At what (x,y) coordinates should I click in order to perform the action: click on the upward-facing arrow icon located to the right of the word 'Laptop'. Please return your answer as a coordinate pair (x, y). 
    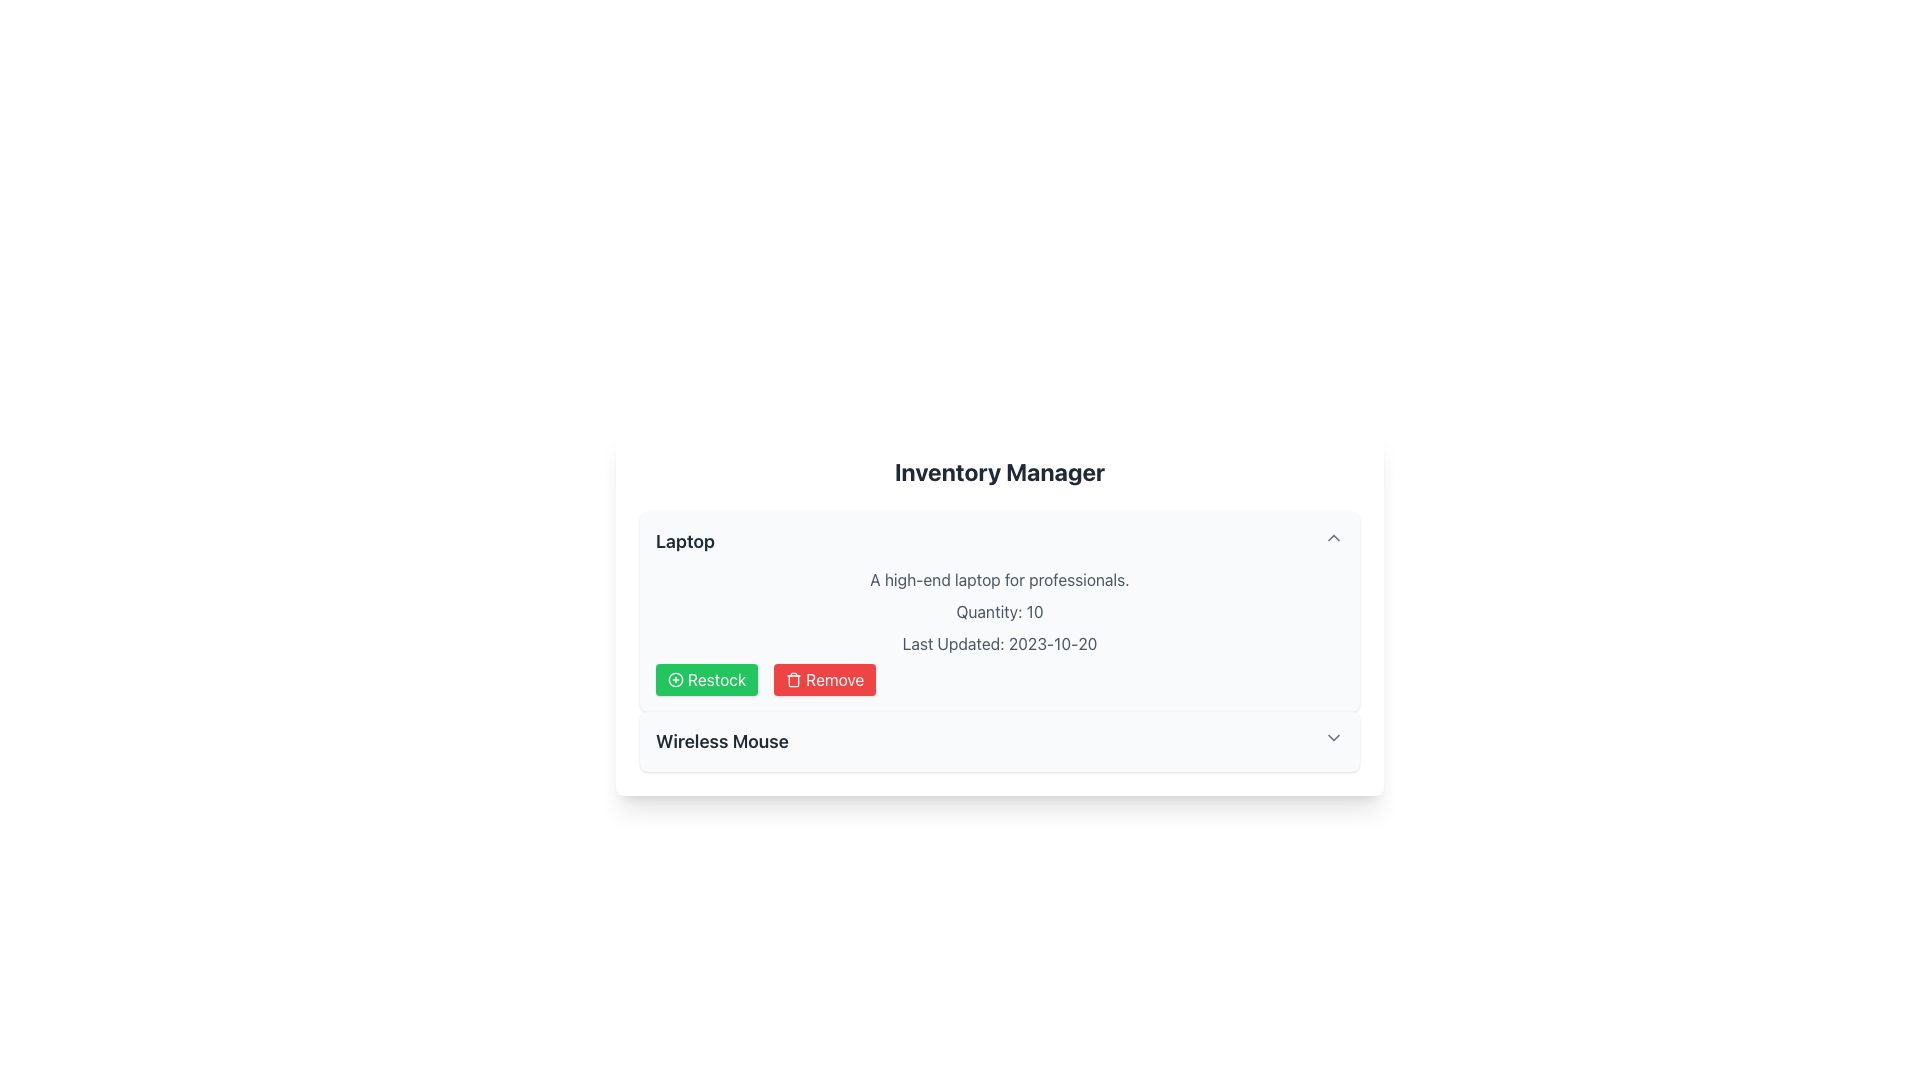
    Looking at the image, I should click on (1334, 536).